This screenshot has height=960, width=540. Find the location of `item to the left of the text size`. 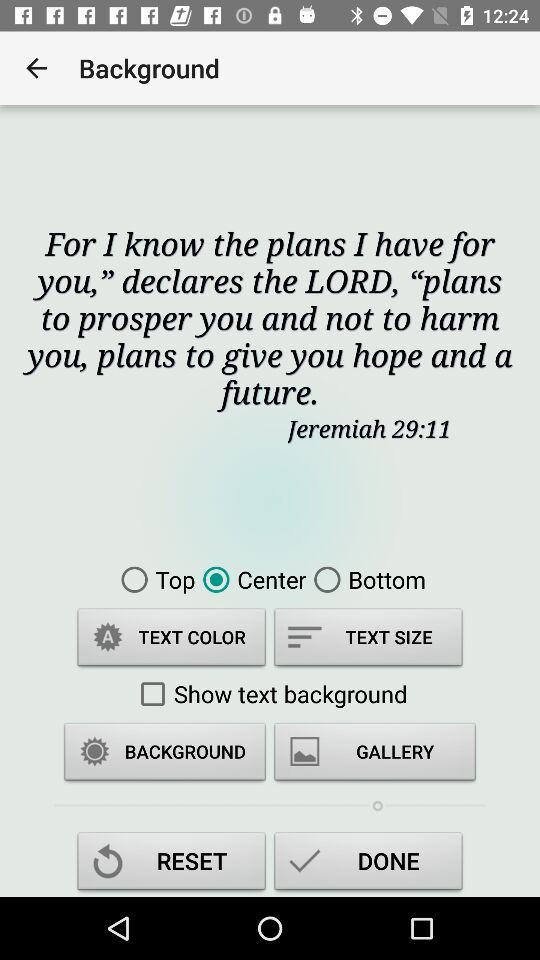

item to the left of the text size is located at coordinates (171, 639).